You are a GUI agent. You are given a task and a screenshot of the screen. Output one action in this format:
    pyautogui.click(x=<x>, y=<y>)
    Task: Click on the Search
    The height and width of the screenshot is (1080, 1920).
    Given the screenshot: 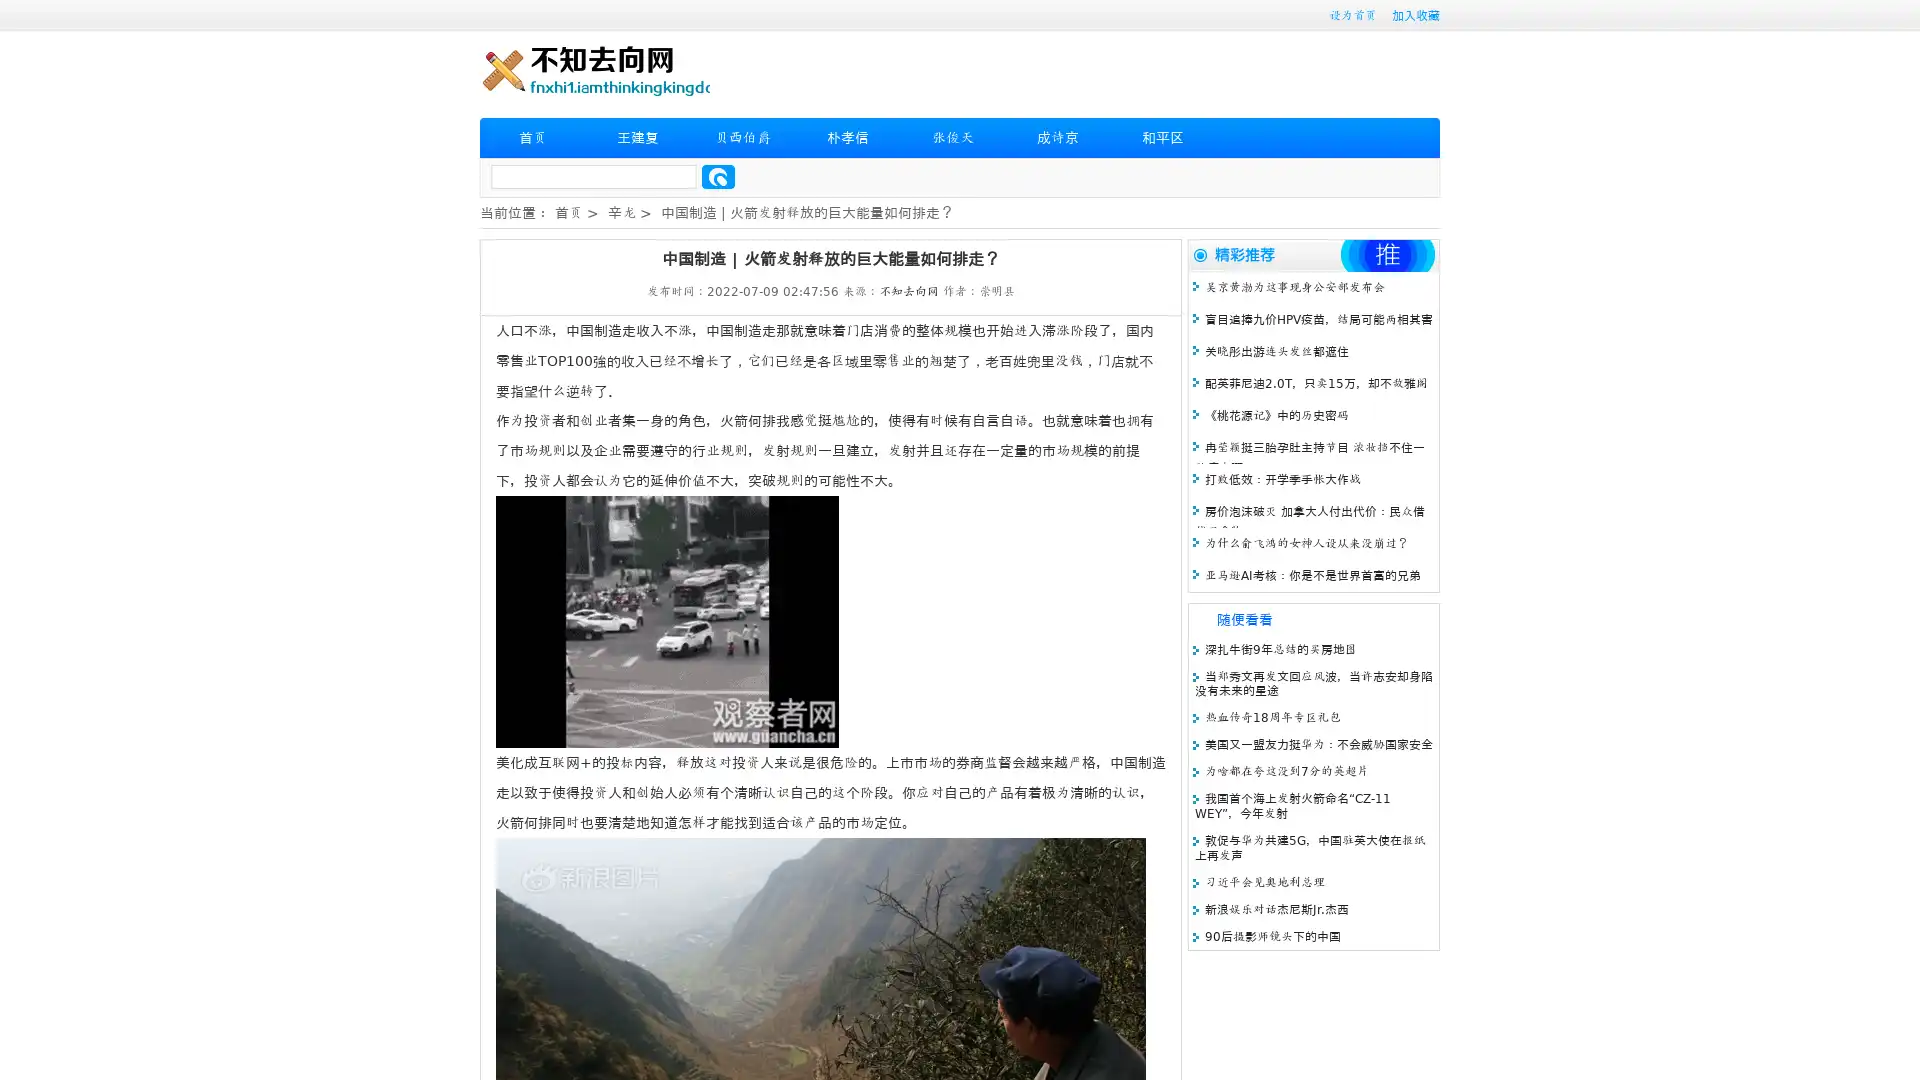 What is the action you would take?
    pyautogui.click(x=718, y=176)
    